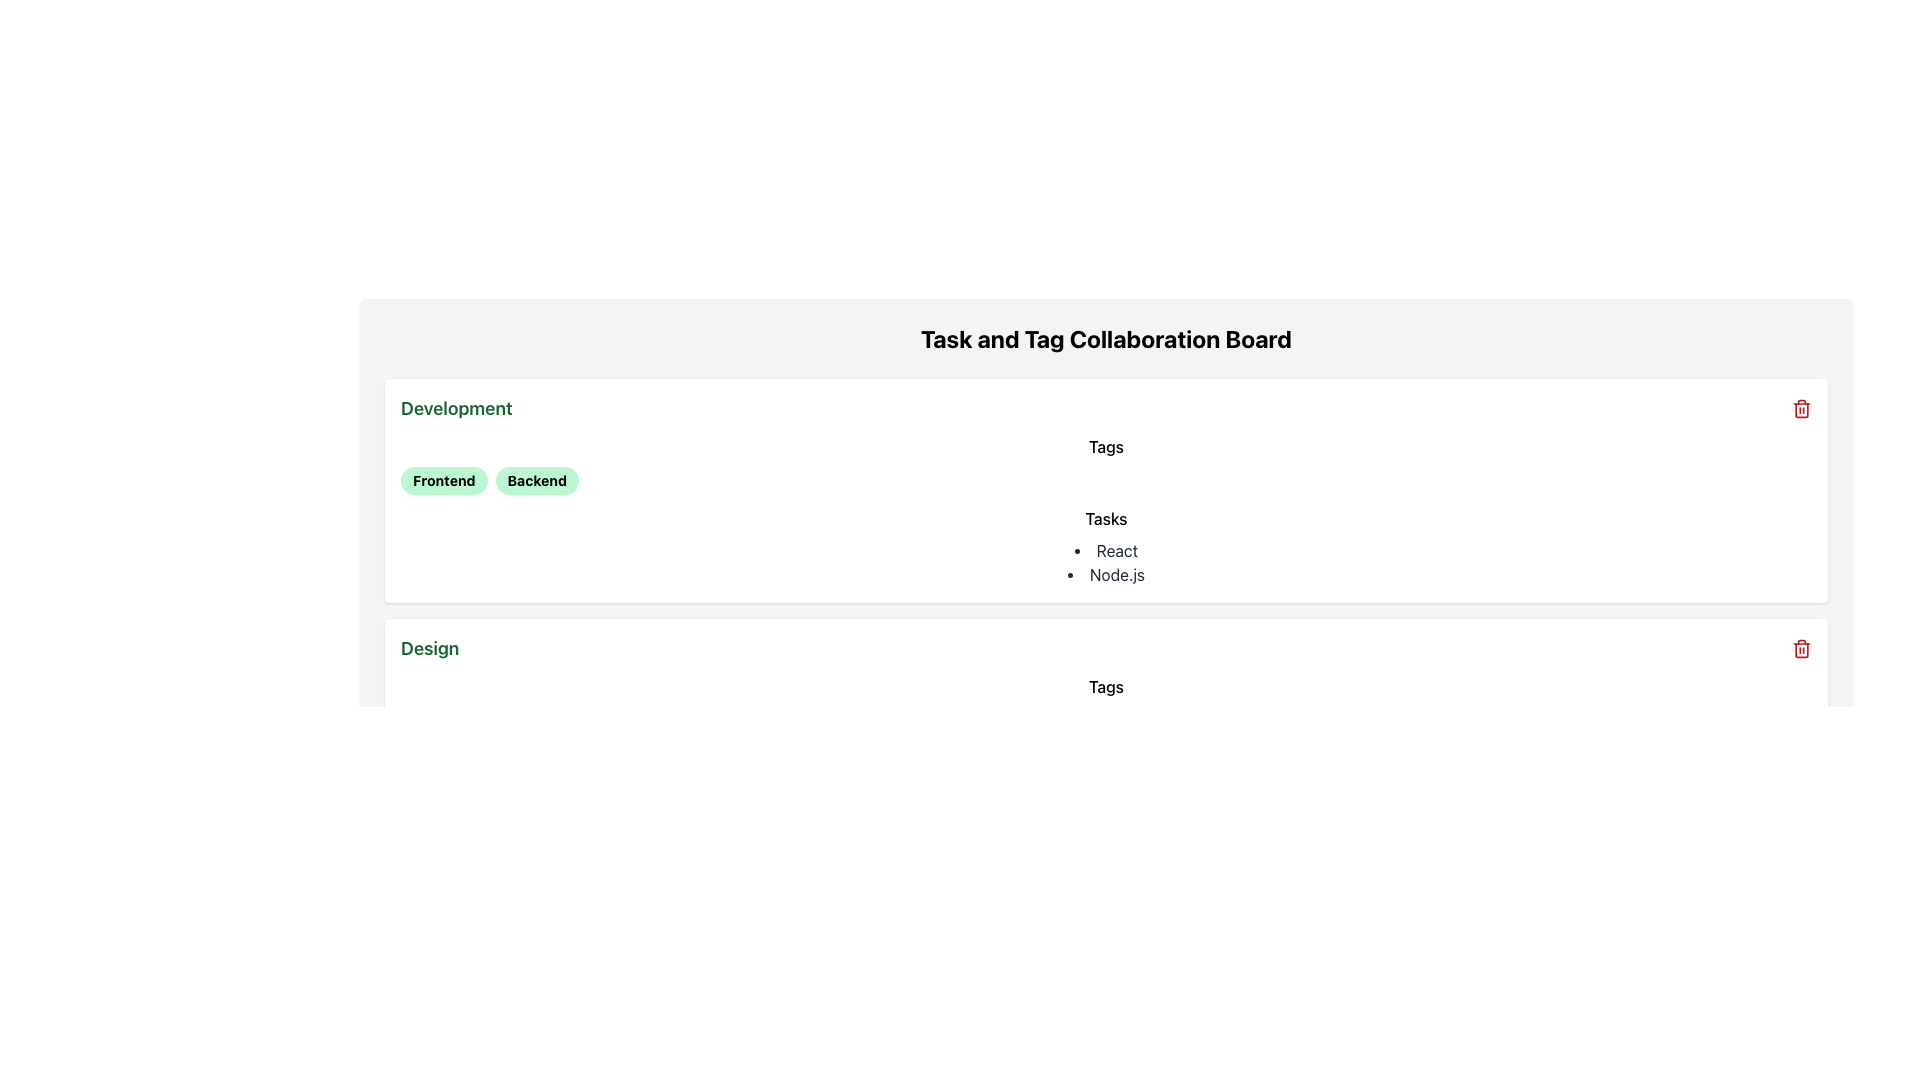 The height and width of the screenshot is (1080, 1920). Describe the element at coordinates (1105, 551) in the screenshot. I see `information from the text label indicating a task in the bulleted list located to the left of 'Node.js'` at that location.